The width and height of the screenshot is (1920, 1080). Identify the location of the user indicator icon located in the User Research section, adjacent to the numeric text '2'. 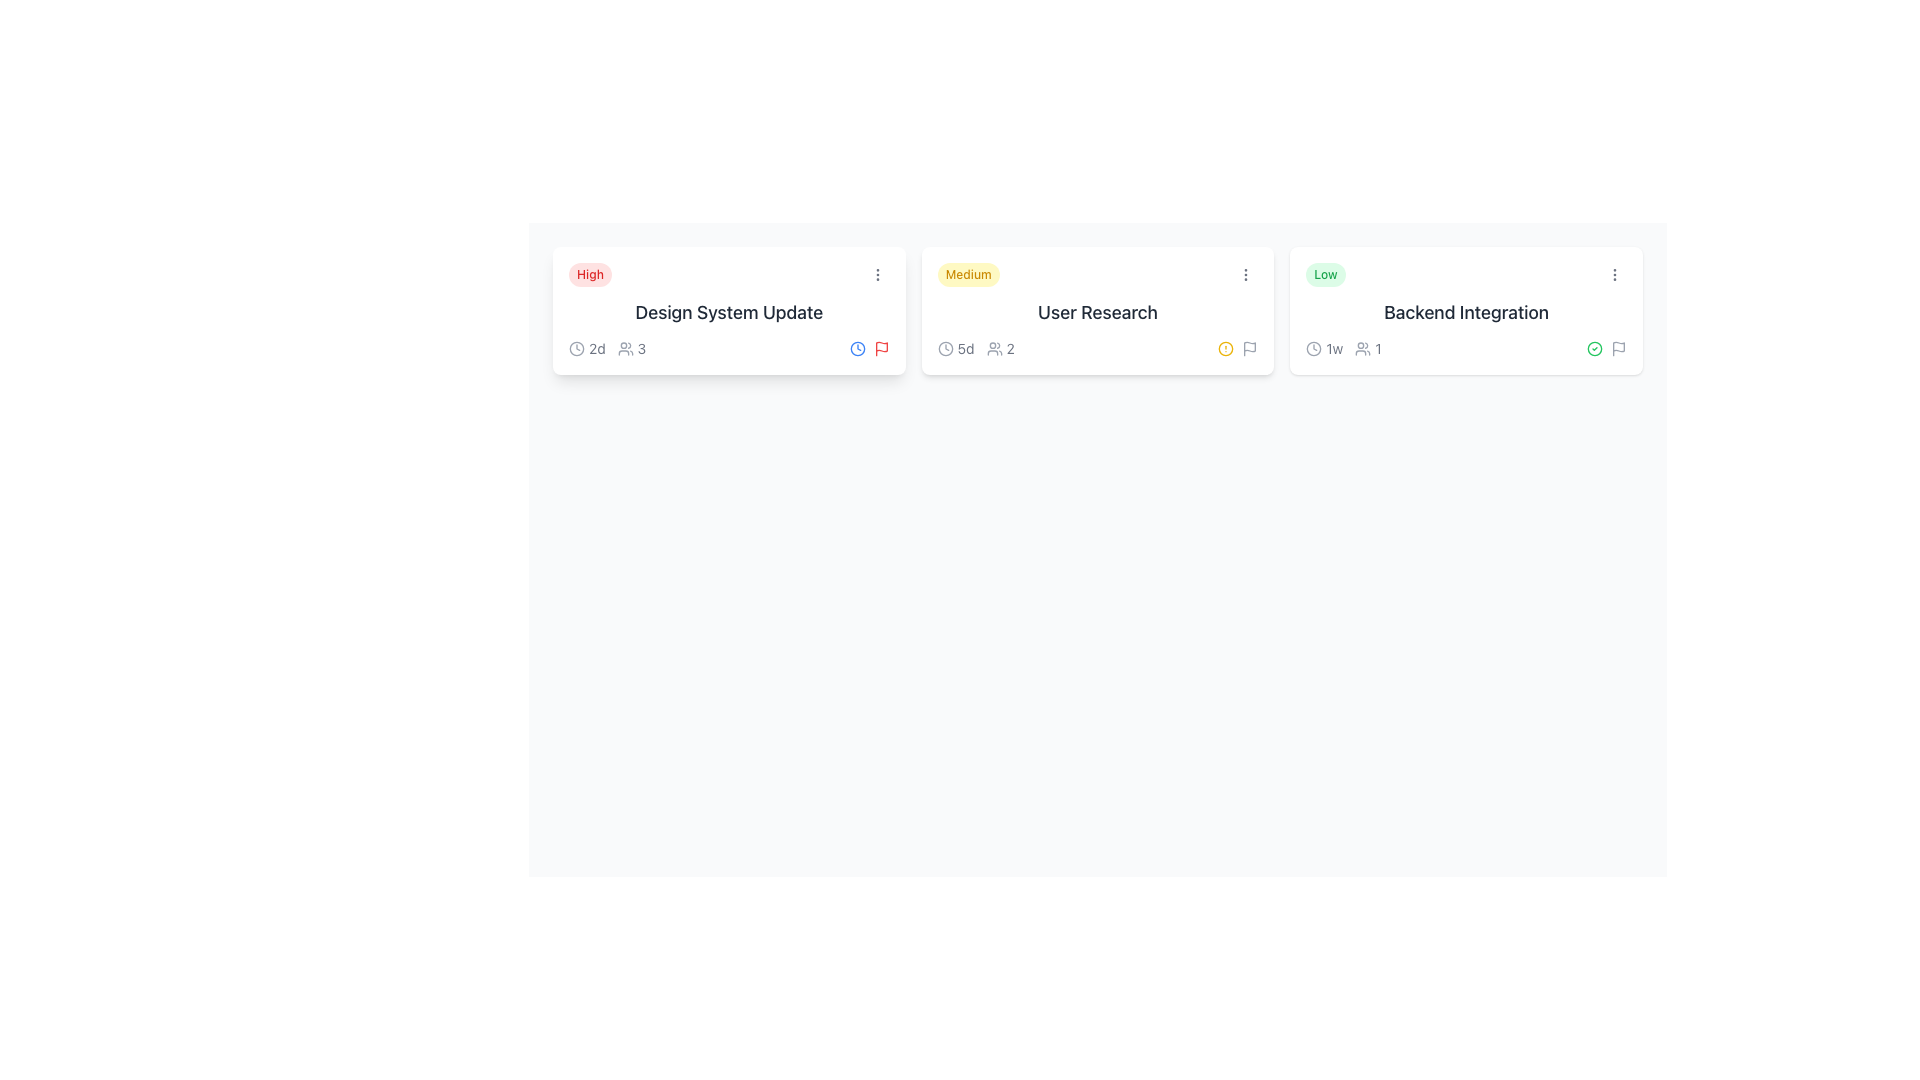
(994, 347).